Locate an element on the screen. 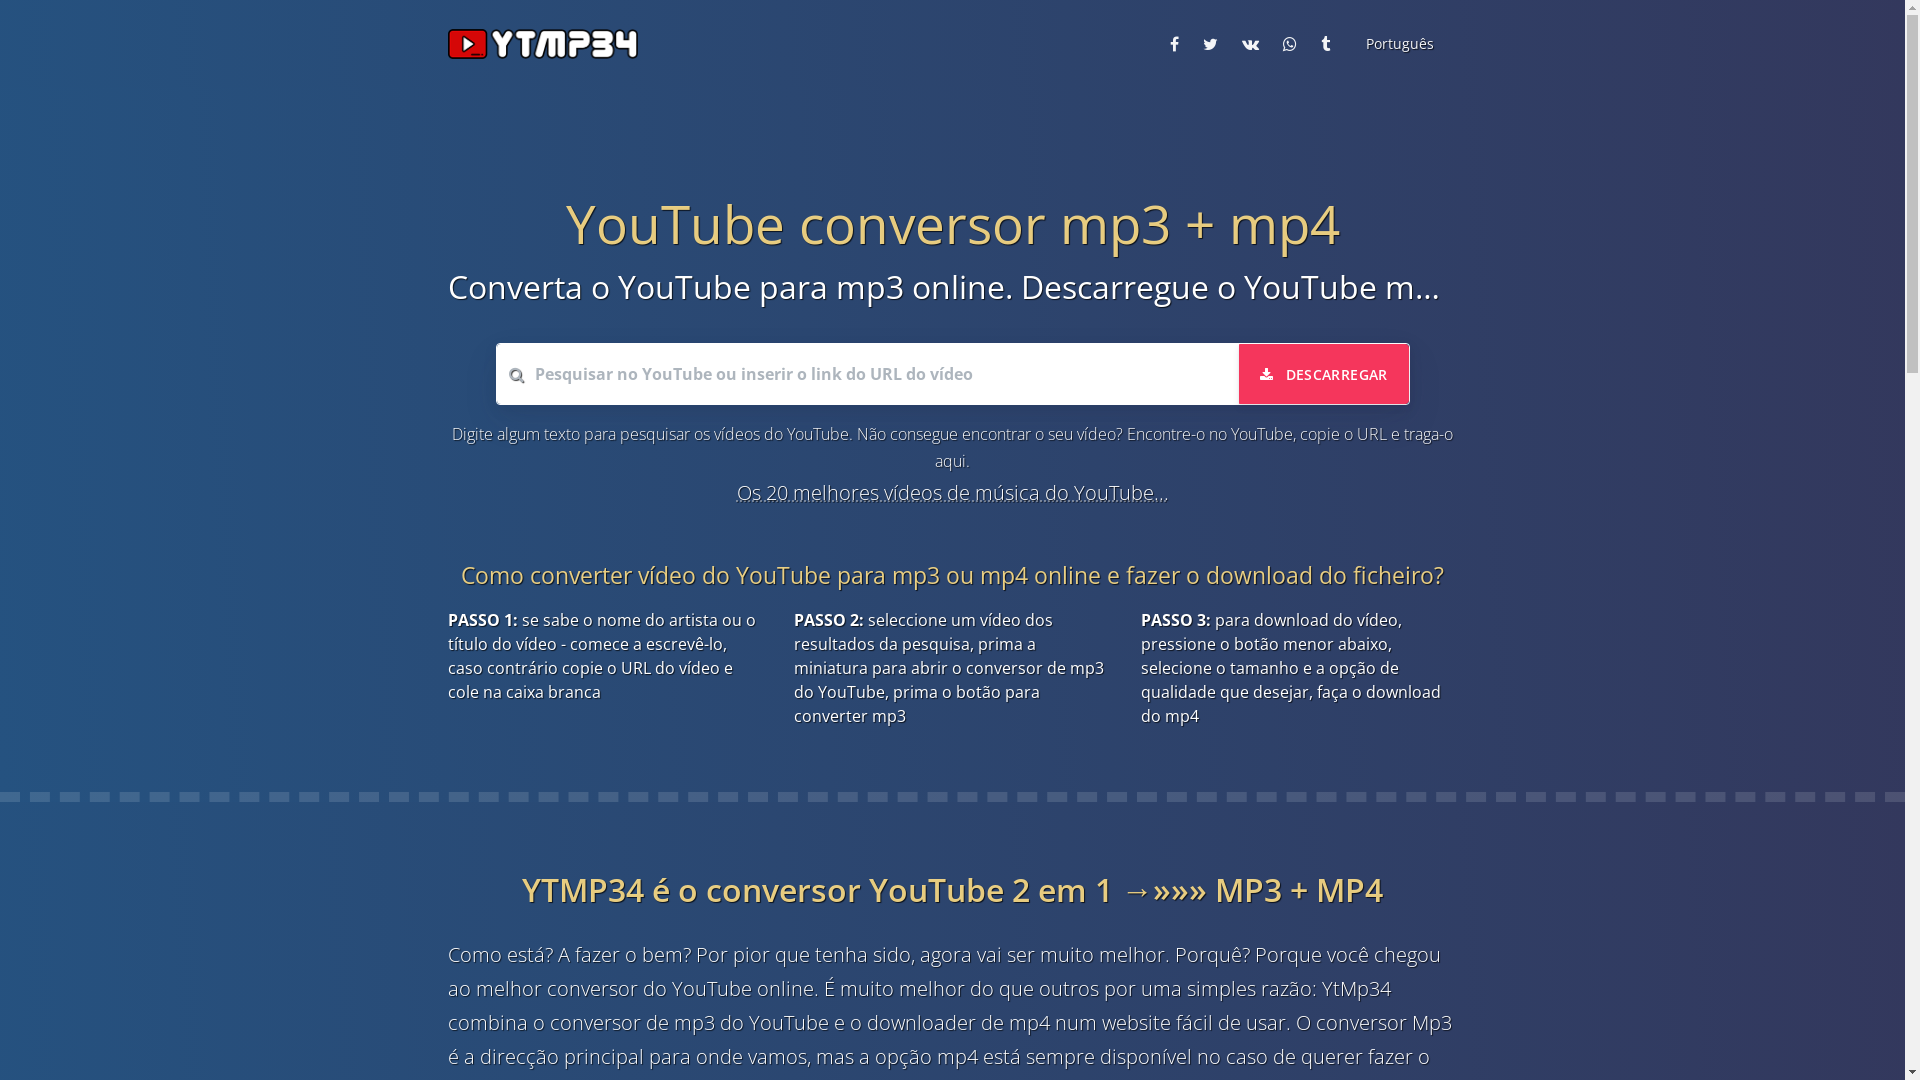  'Compartilhar em VK' is located at coordinates (1249, 43).